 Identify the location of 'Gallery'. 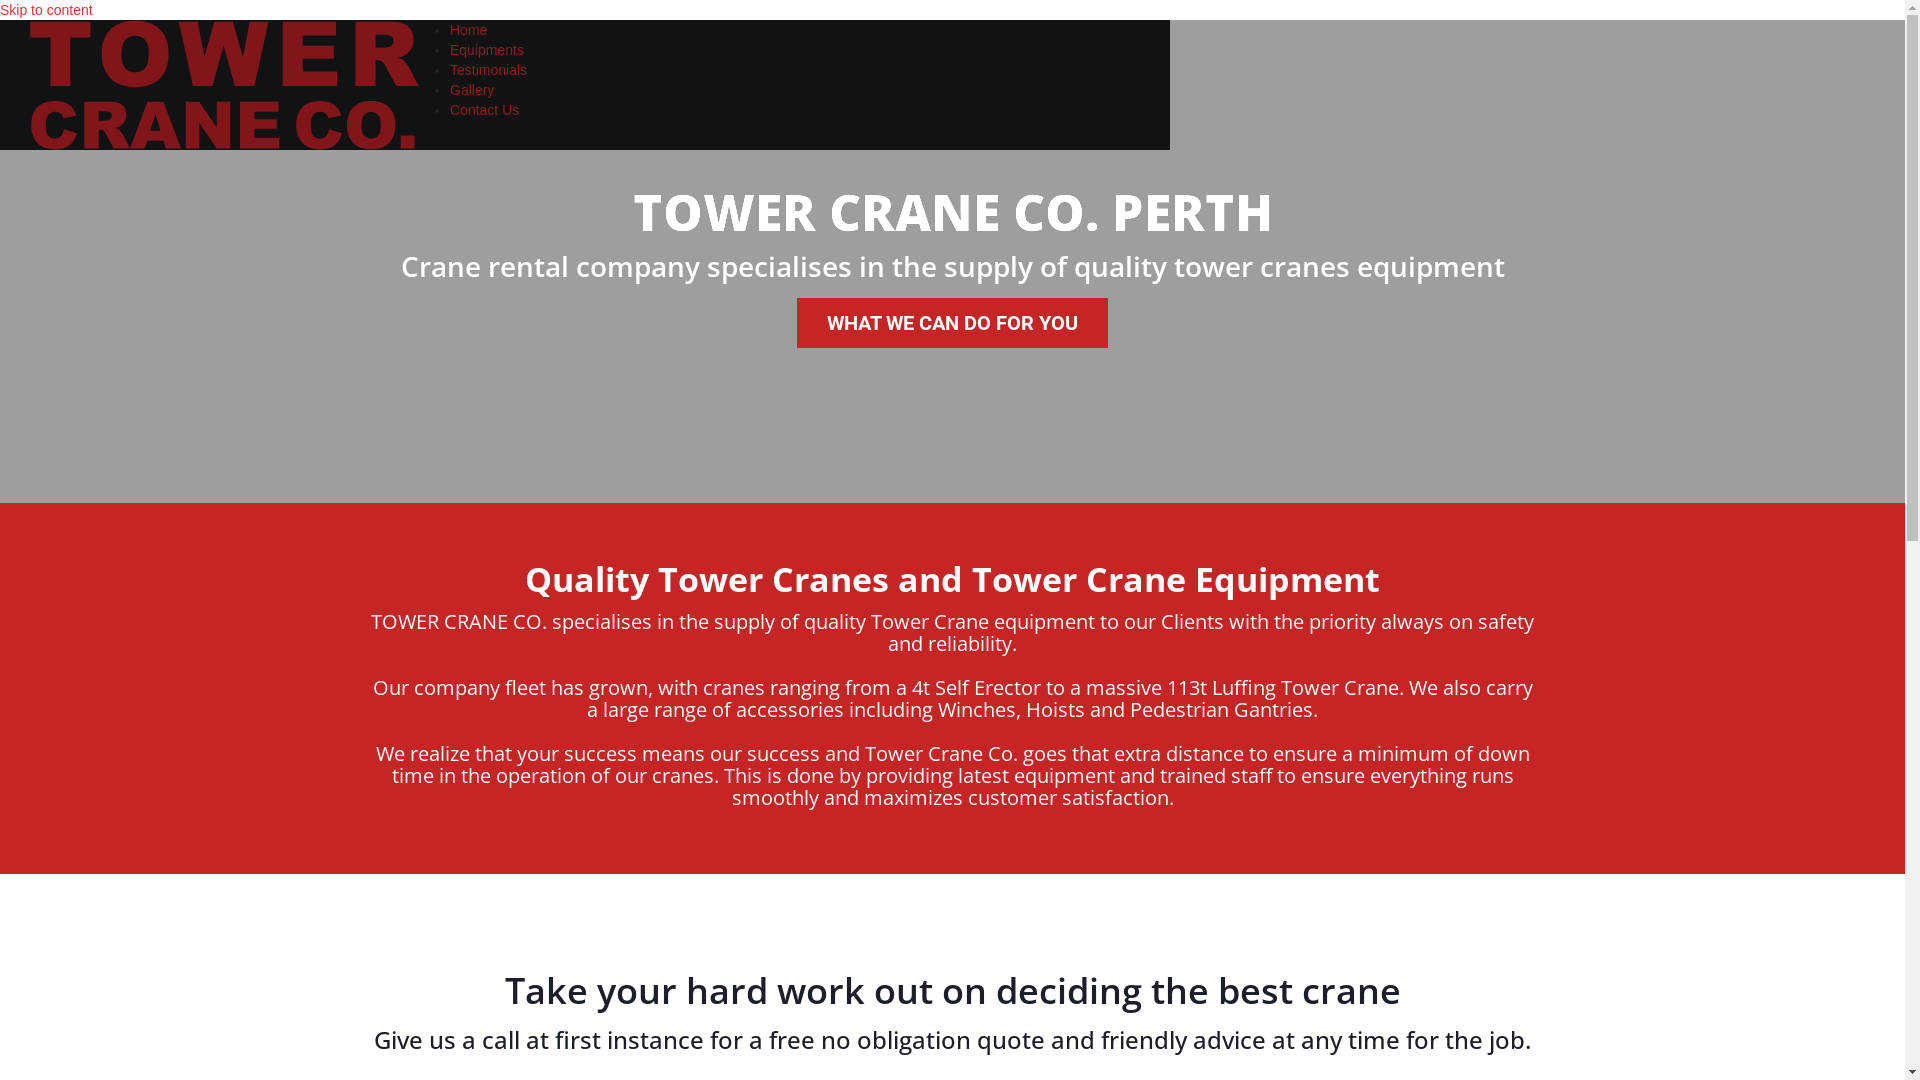
(470, 88).